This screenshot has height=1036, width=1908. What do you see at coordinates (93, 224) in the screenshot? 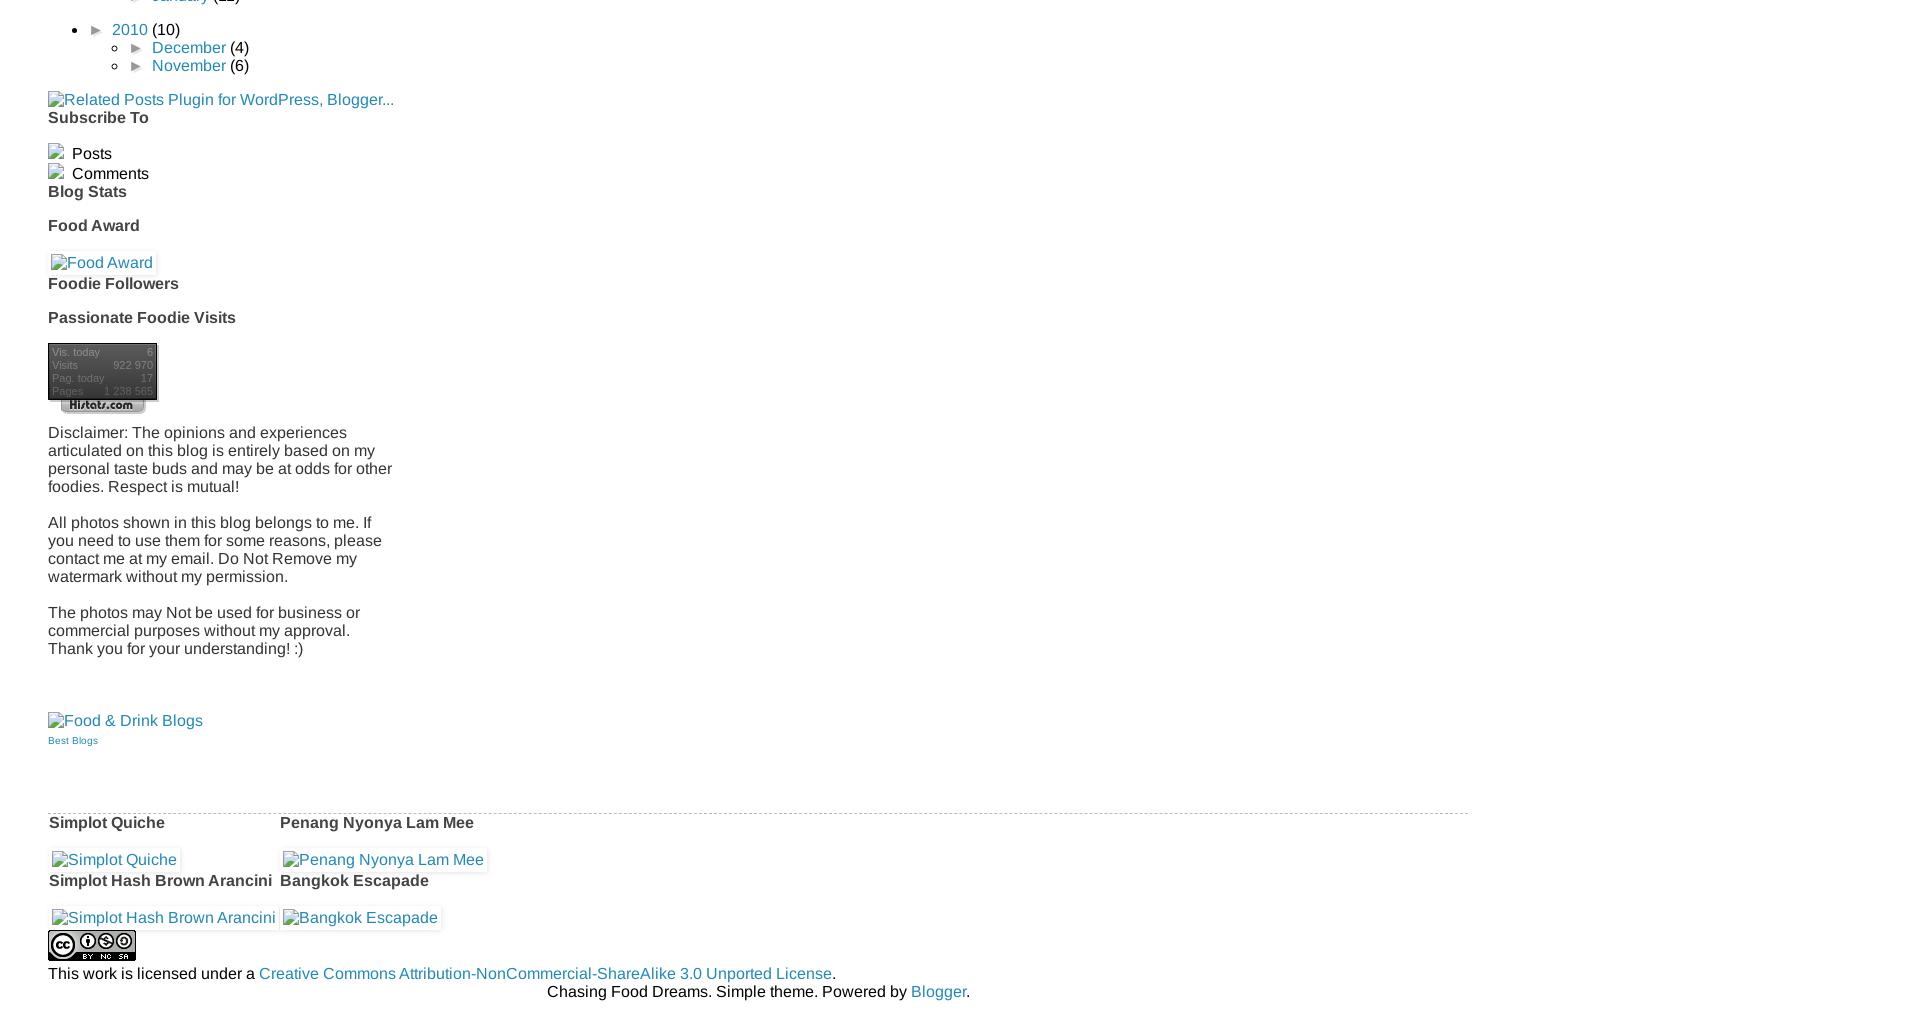
I see `'Food Award'` at bounding box center [93, 224].